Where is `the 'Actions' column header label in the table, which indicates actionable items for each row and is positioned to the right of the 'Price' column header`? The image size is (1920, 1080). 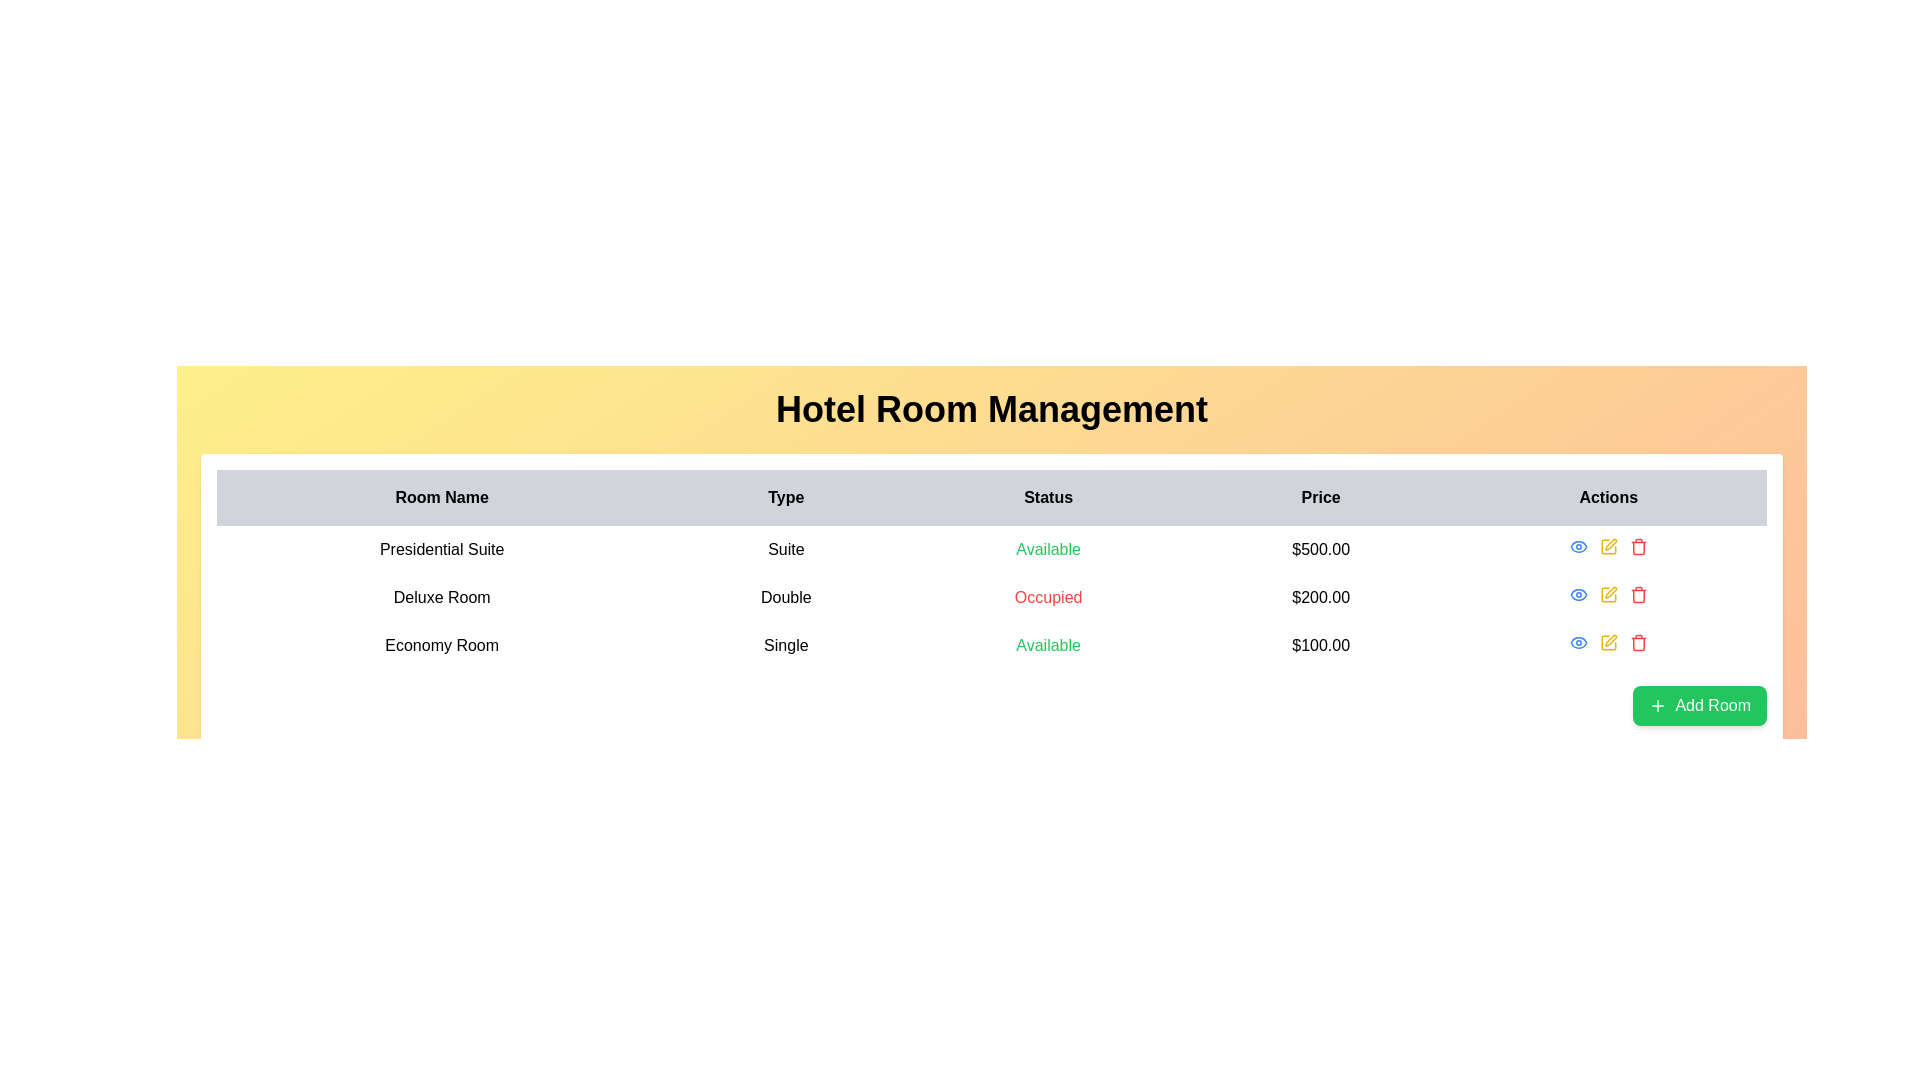
the 'Actions' column header label in the table, which indicates actionable items for each row and is positioned to the right of the 'Price' column header is located at coordinates (1608, 496).